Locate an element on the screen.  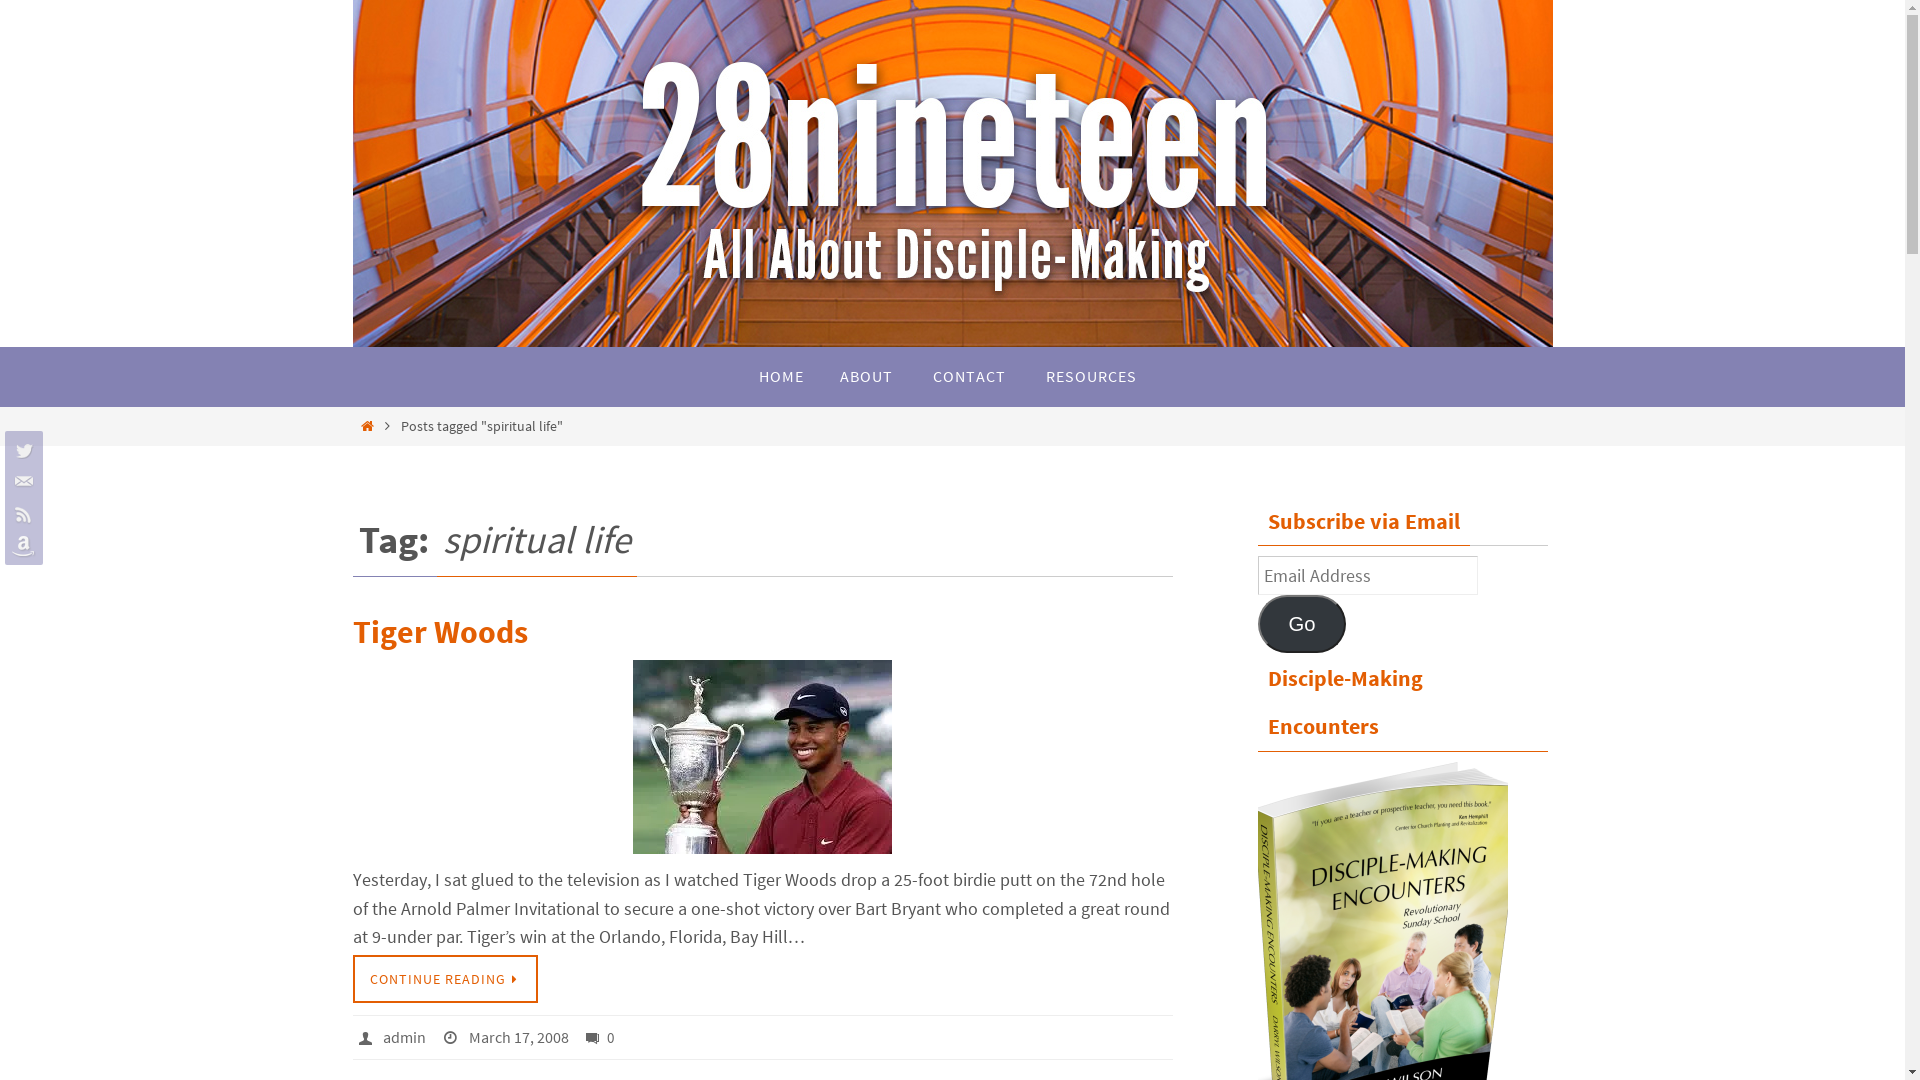
'Leave a comment' is located at coordinates (594, 1036).